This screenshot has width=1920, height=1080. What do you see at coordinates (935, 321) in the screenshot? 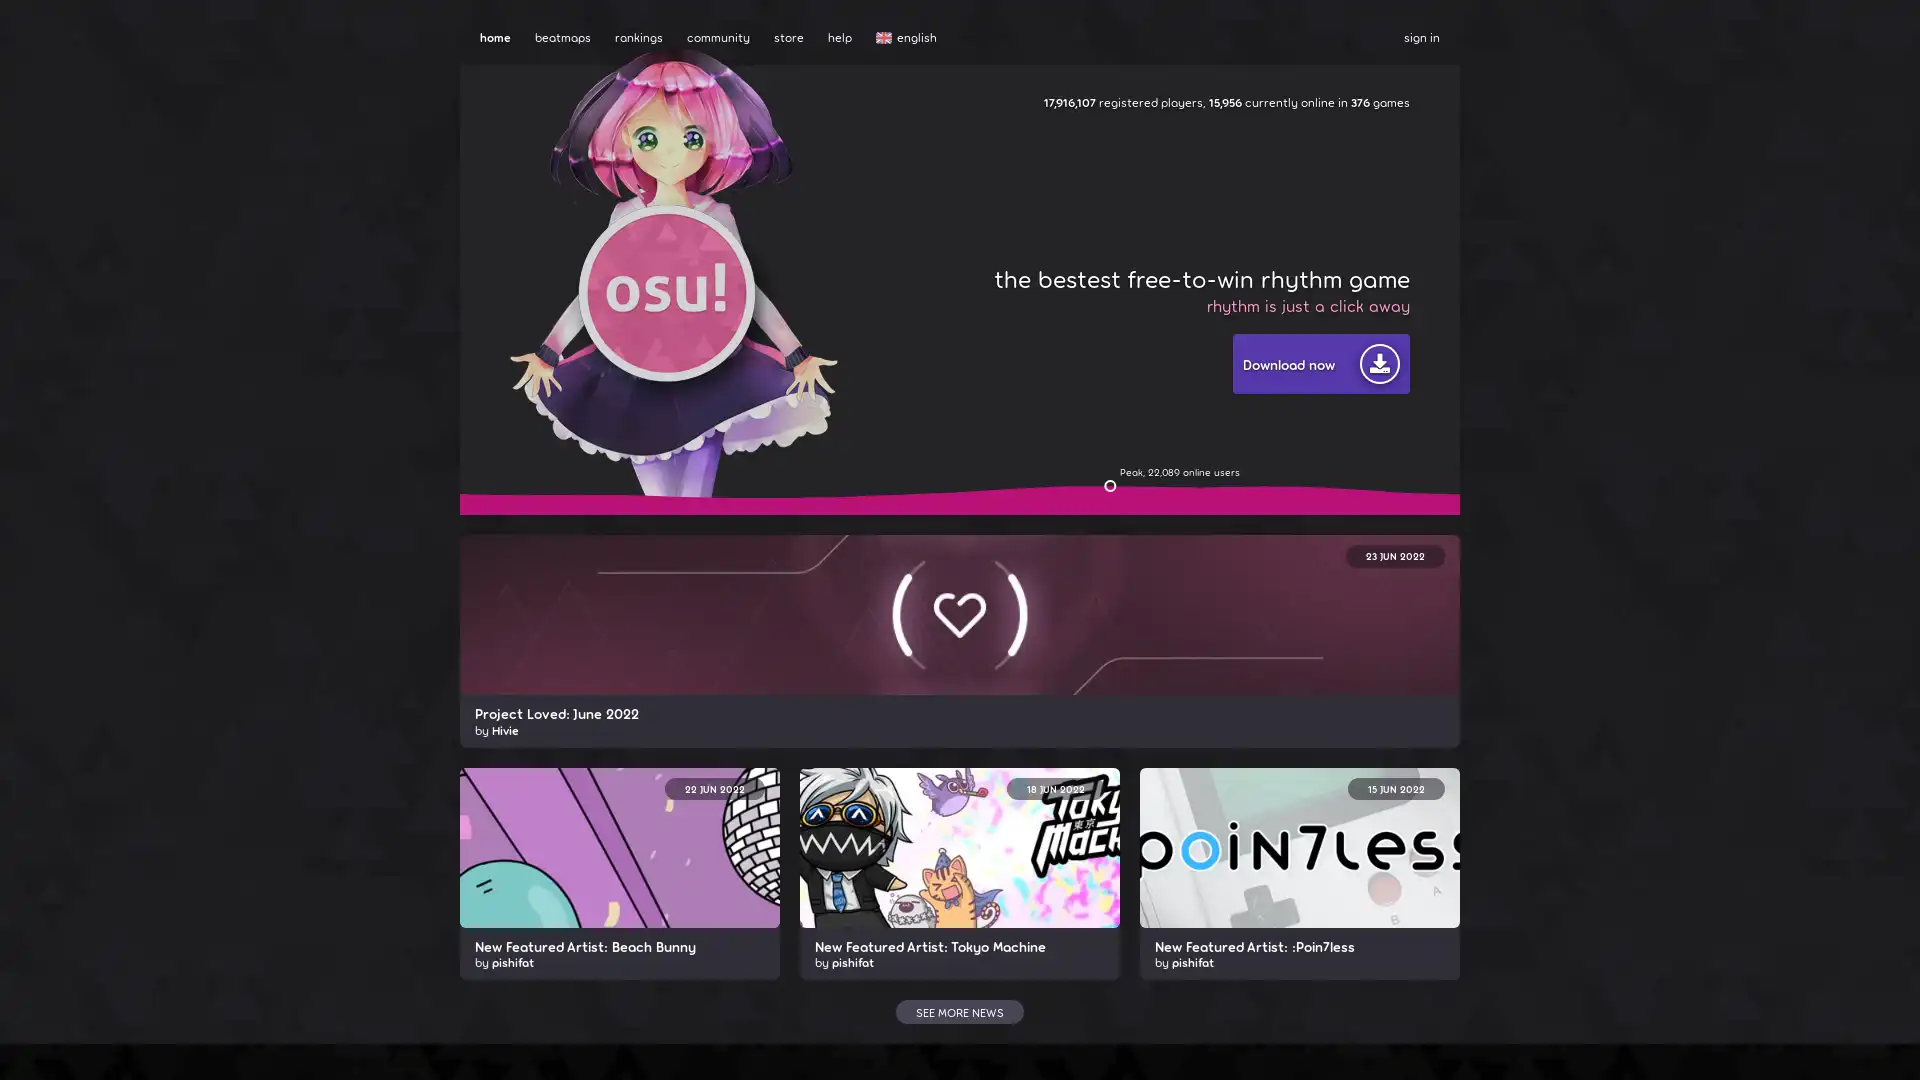
I see `francais` at bounding box center [935, 321].